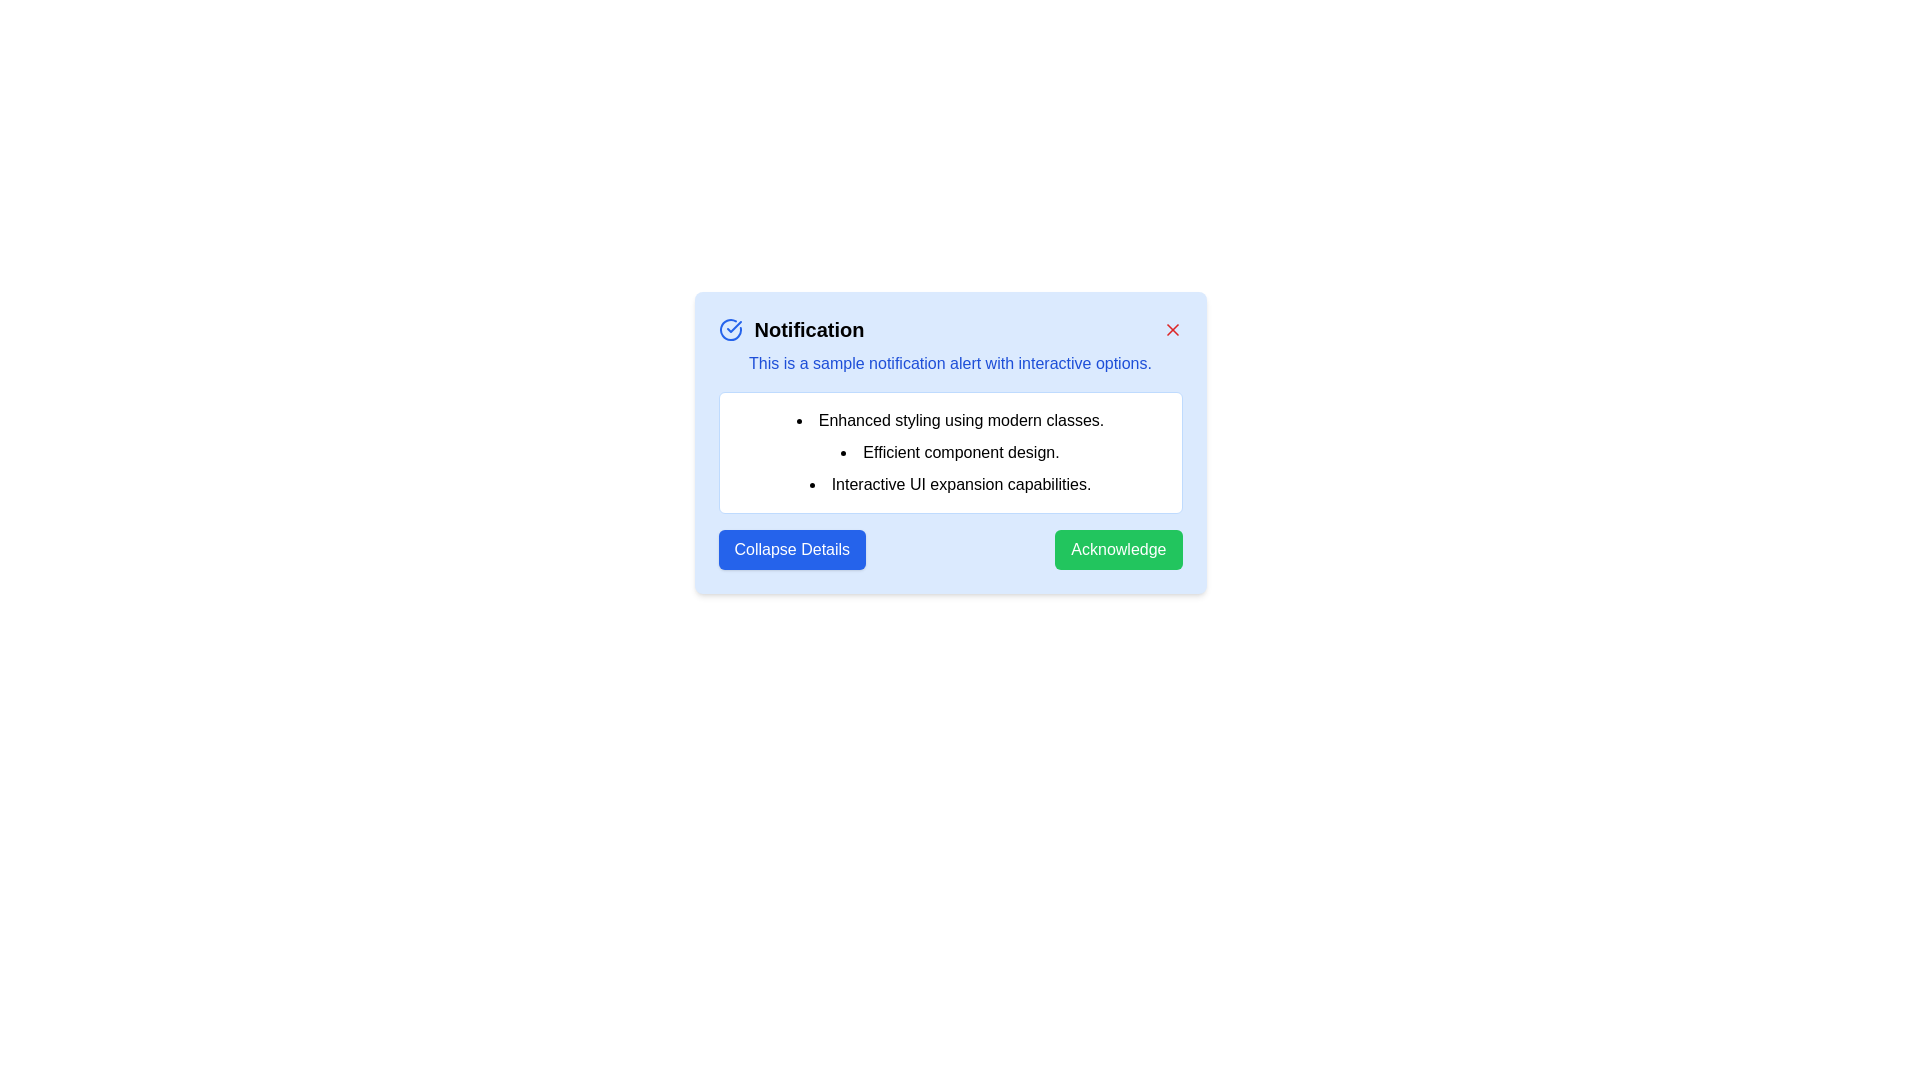  Describe the element at coordinates (1172, 329) in the screenshot. I see `the close button to close the alert` at that location.